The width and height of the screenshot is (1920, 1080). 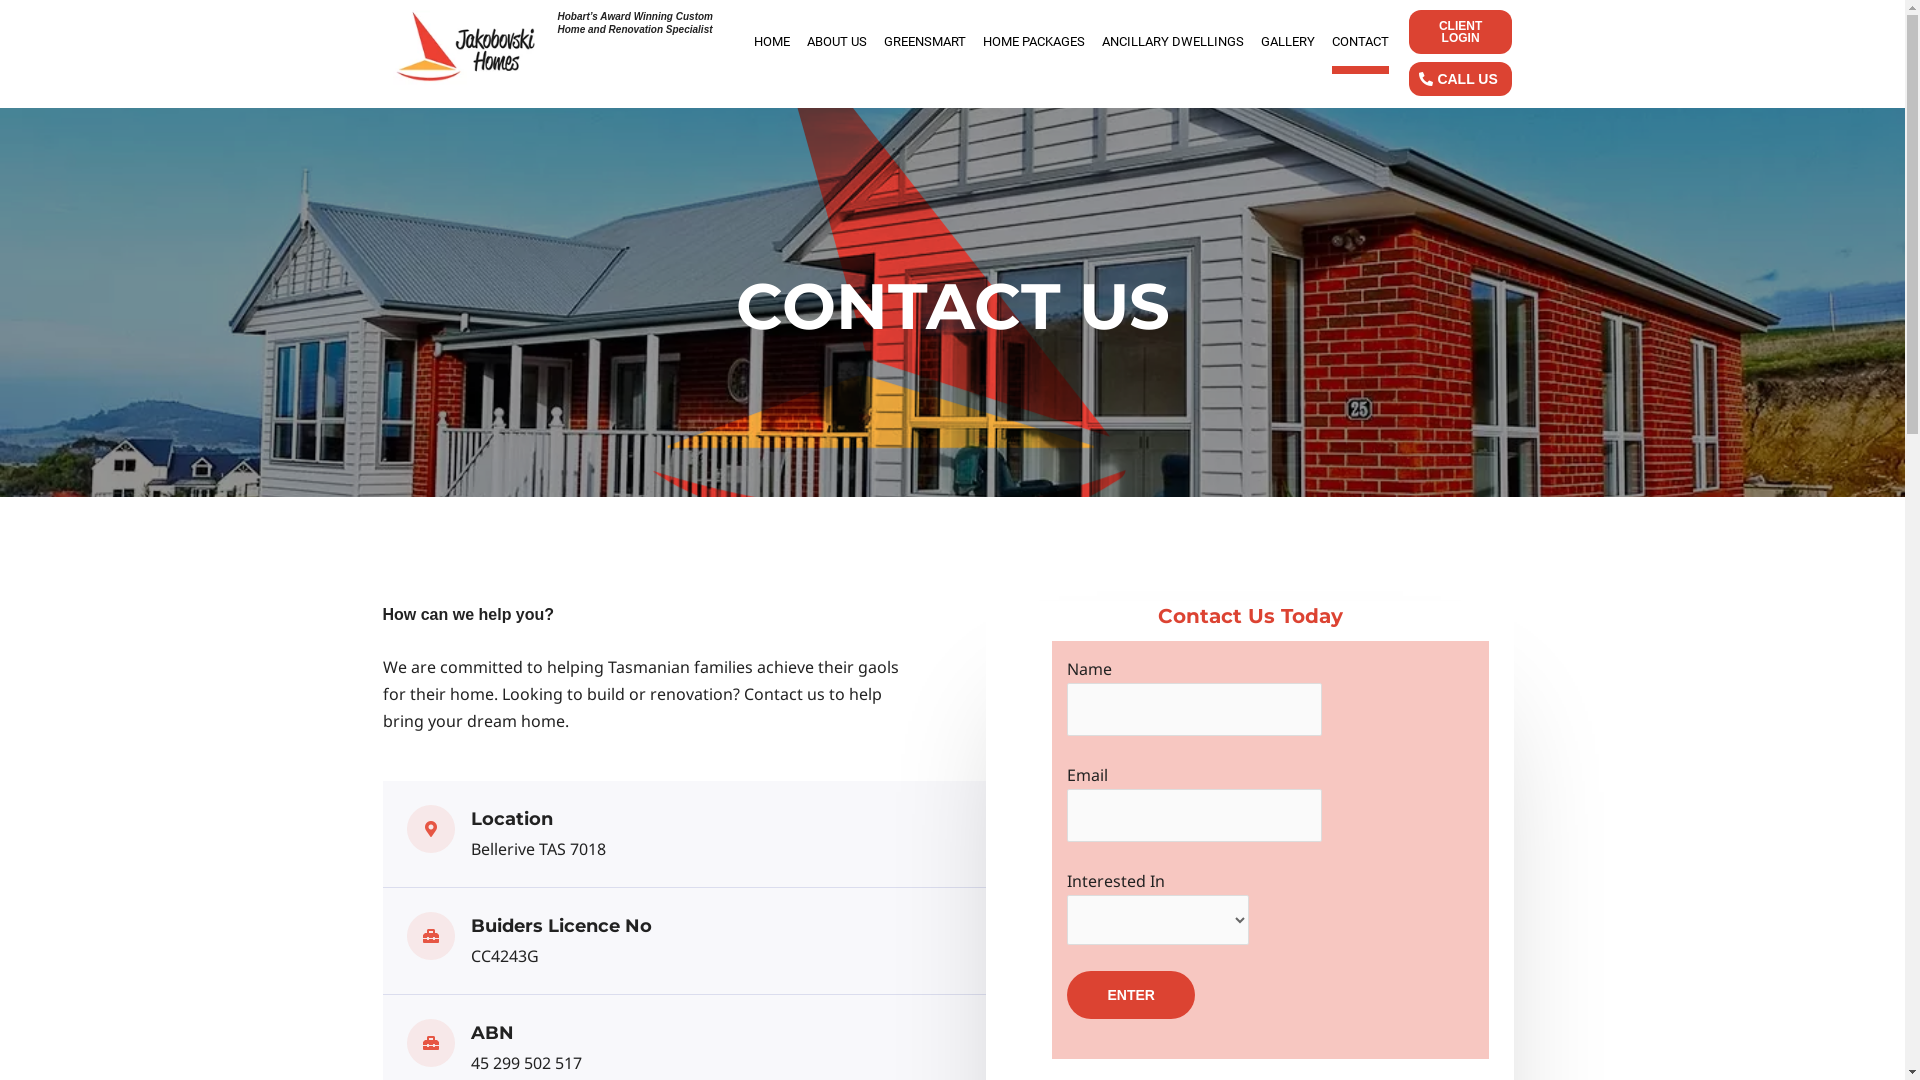 I want to click on 'GREENSMART', so click(x=924, y=42).